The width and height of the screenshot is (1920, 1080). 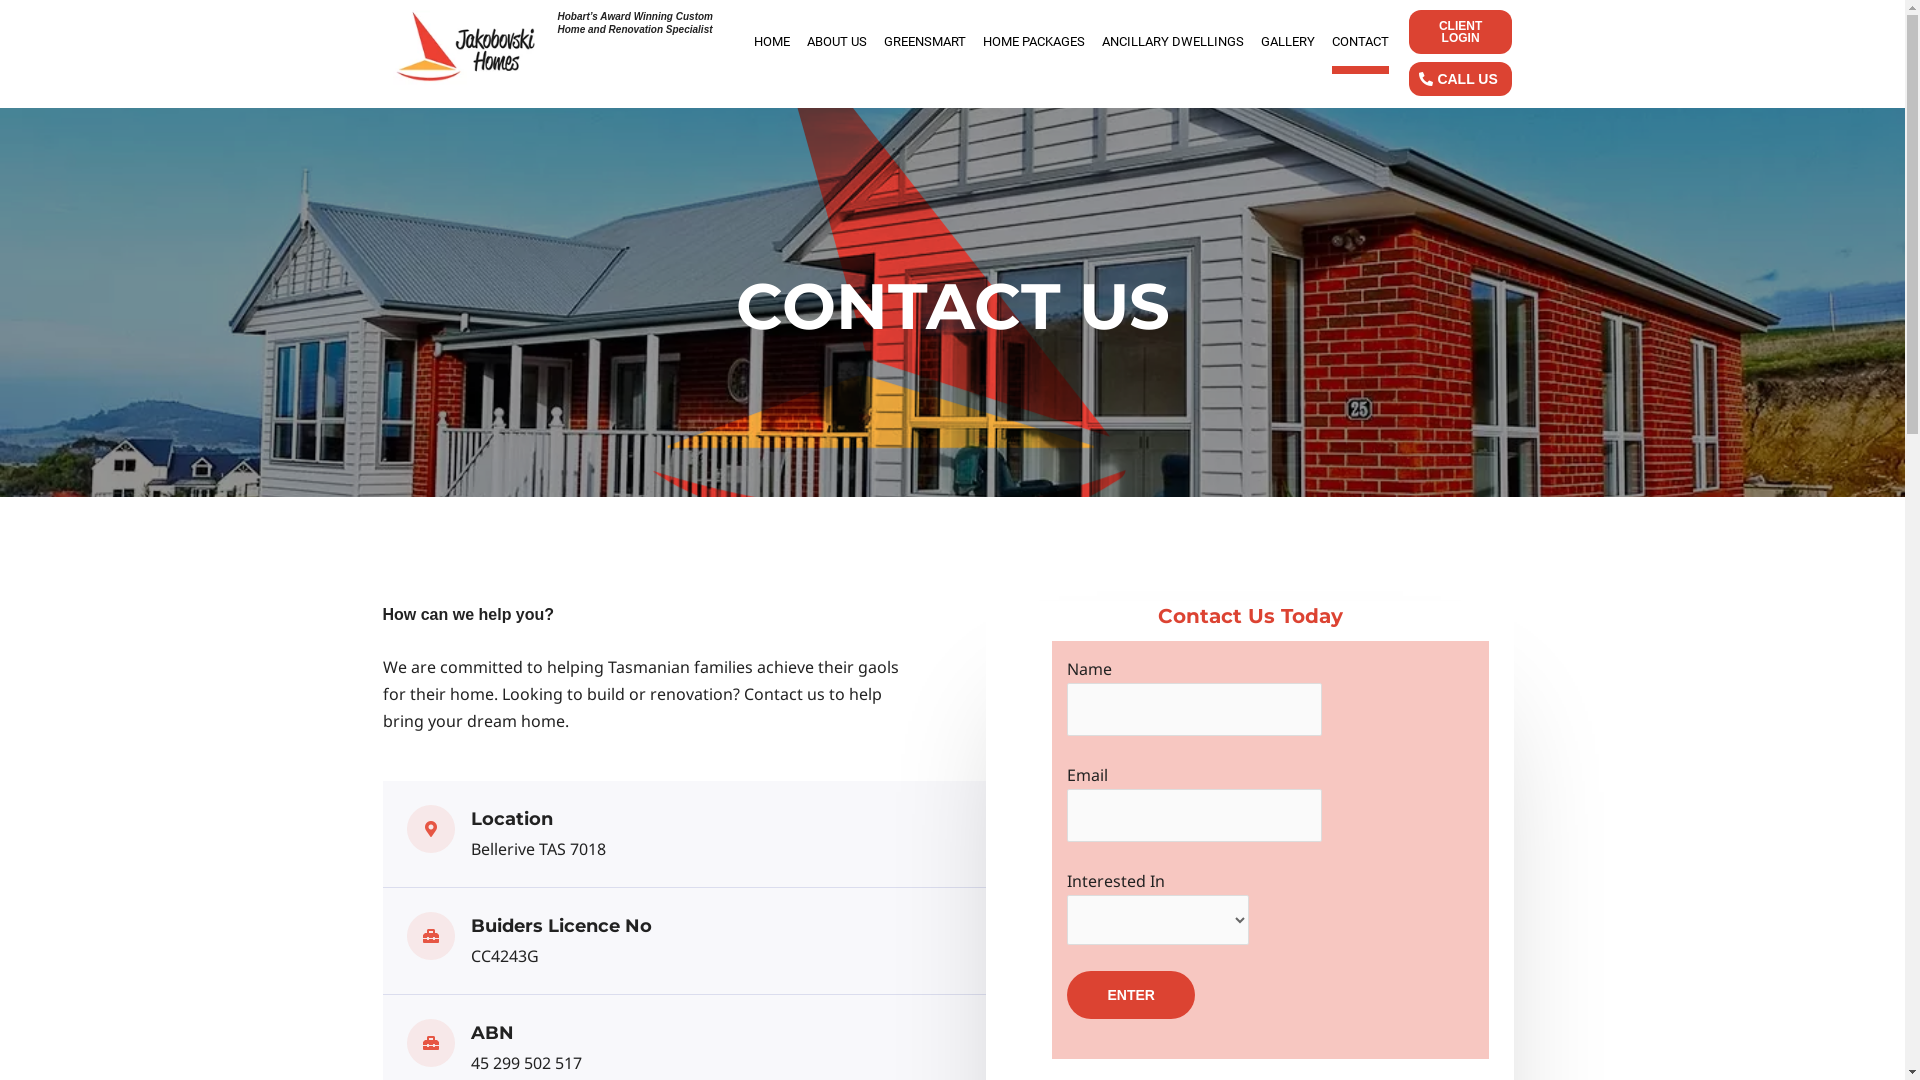 I want to click on 'GREENSMART', so click(x=924, y=42).